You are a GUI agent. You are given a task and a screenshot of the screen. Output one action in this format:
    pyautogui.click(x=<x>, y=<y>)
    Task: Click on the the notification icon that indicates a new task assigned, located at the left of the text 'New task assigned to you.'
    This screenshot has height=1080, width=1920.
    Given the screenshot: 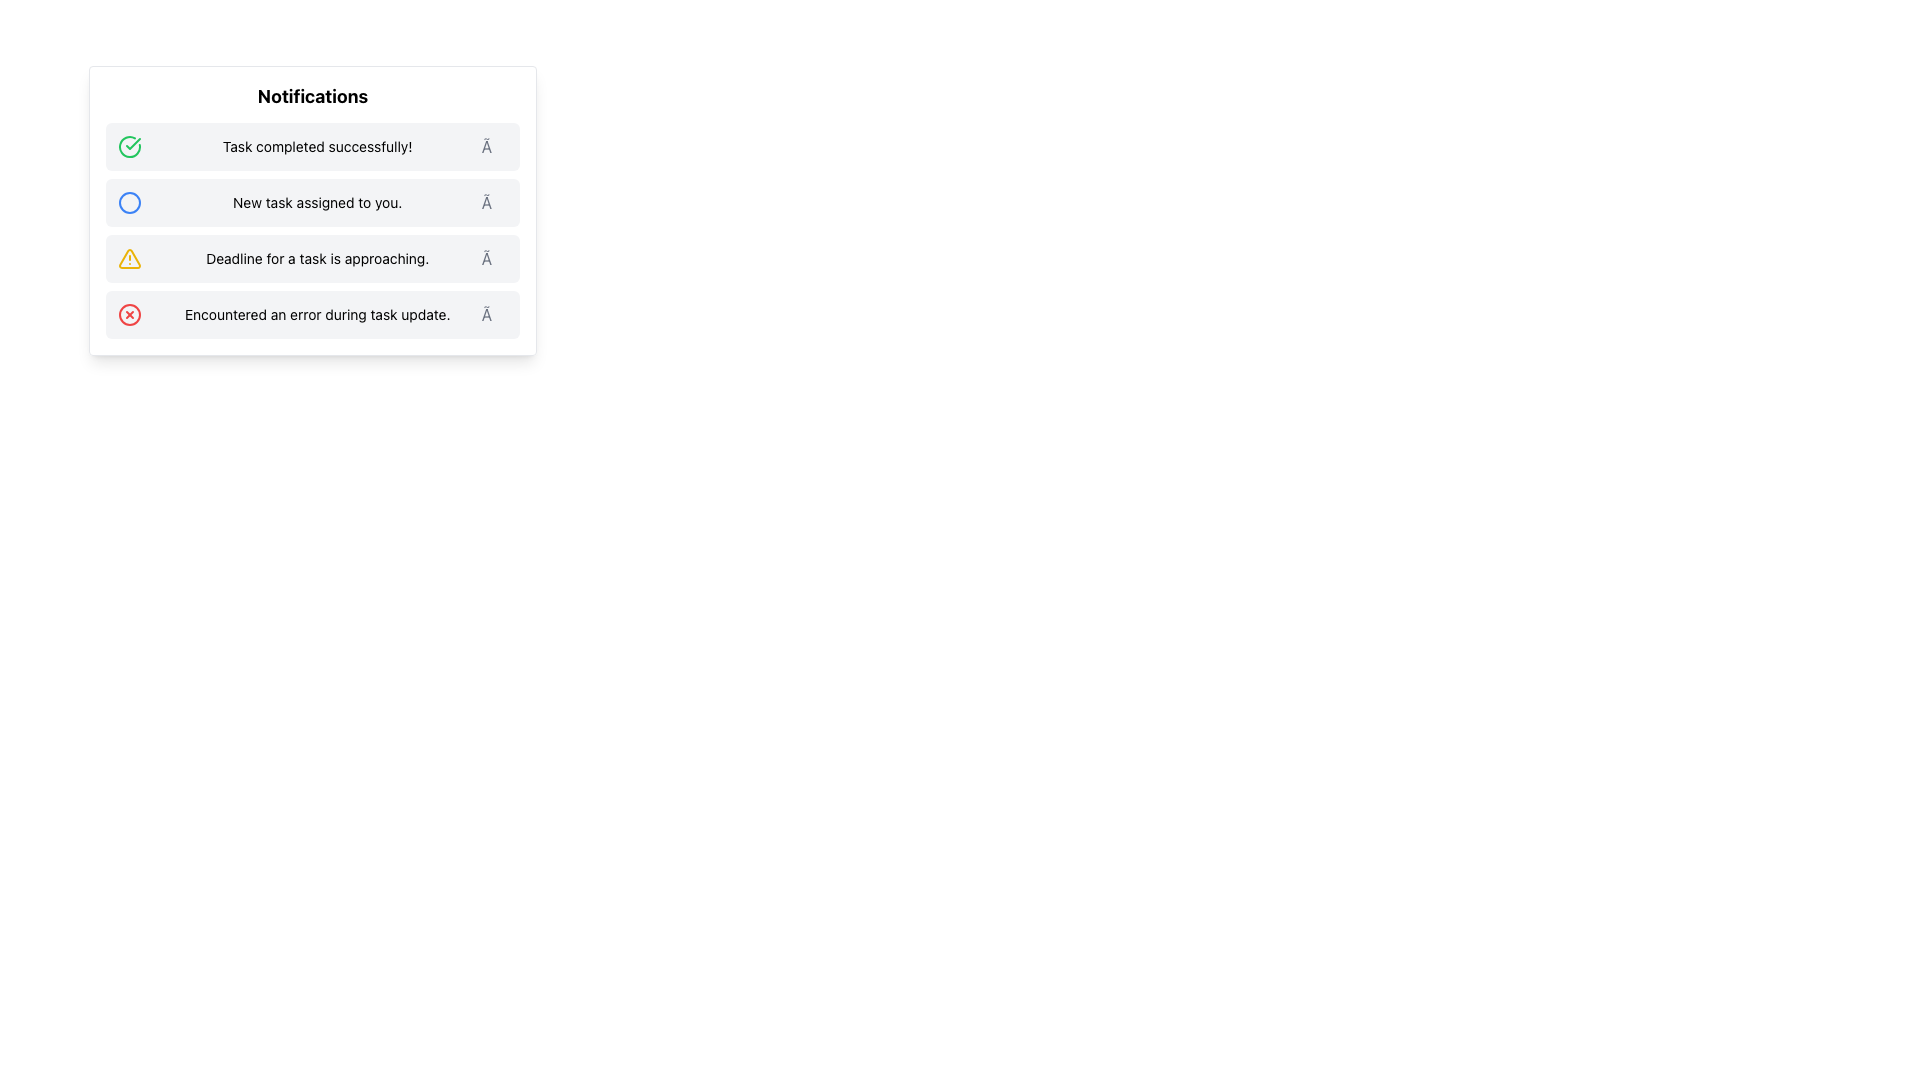 What is the action you would take?
    pyautogui.click(x=128, y=203)
    